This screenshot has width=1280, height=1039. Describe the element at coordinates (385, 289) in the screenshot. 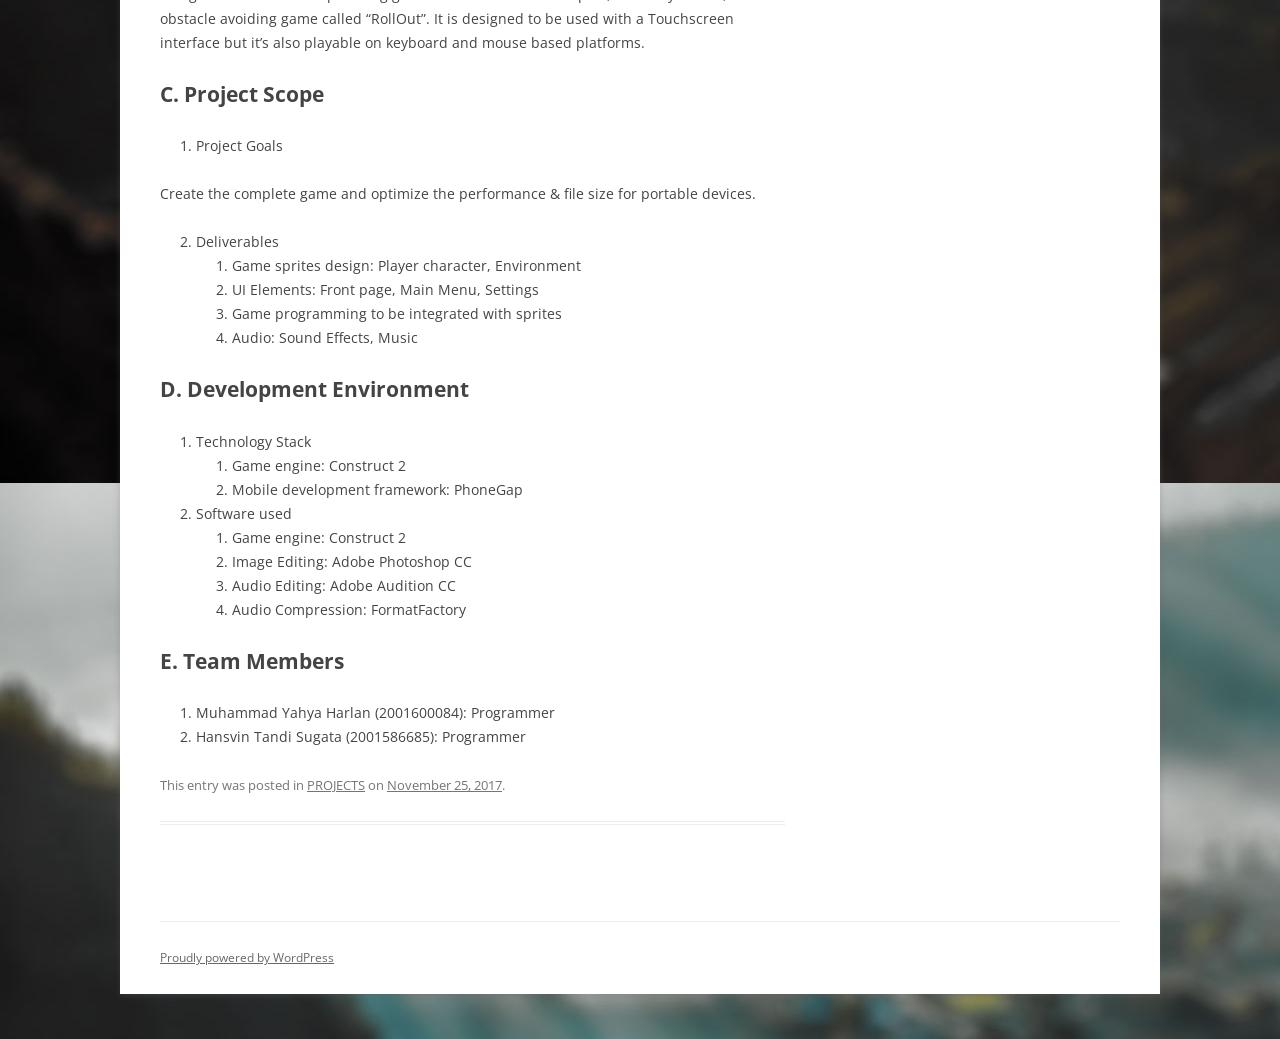

I see `'UI Elements: Front page, Main Menu, Settings'` at that location.